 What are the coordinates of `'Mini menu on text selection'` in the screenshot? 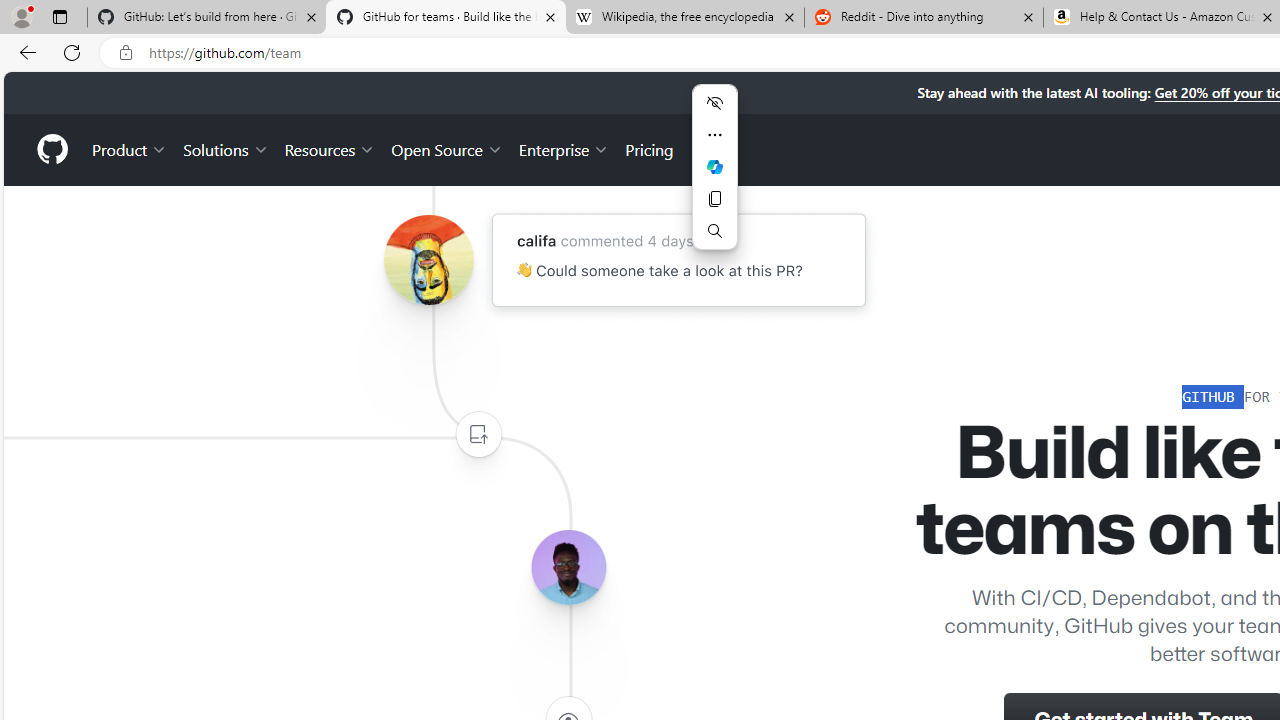 It's located at (714, 177).